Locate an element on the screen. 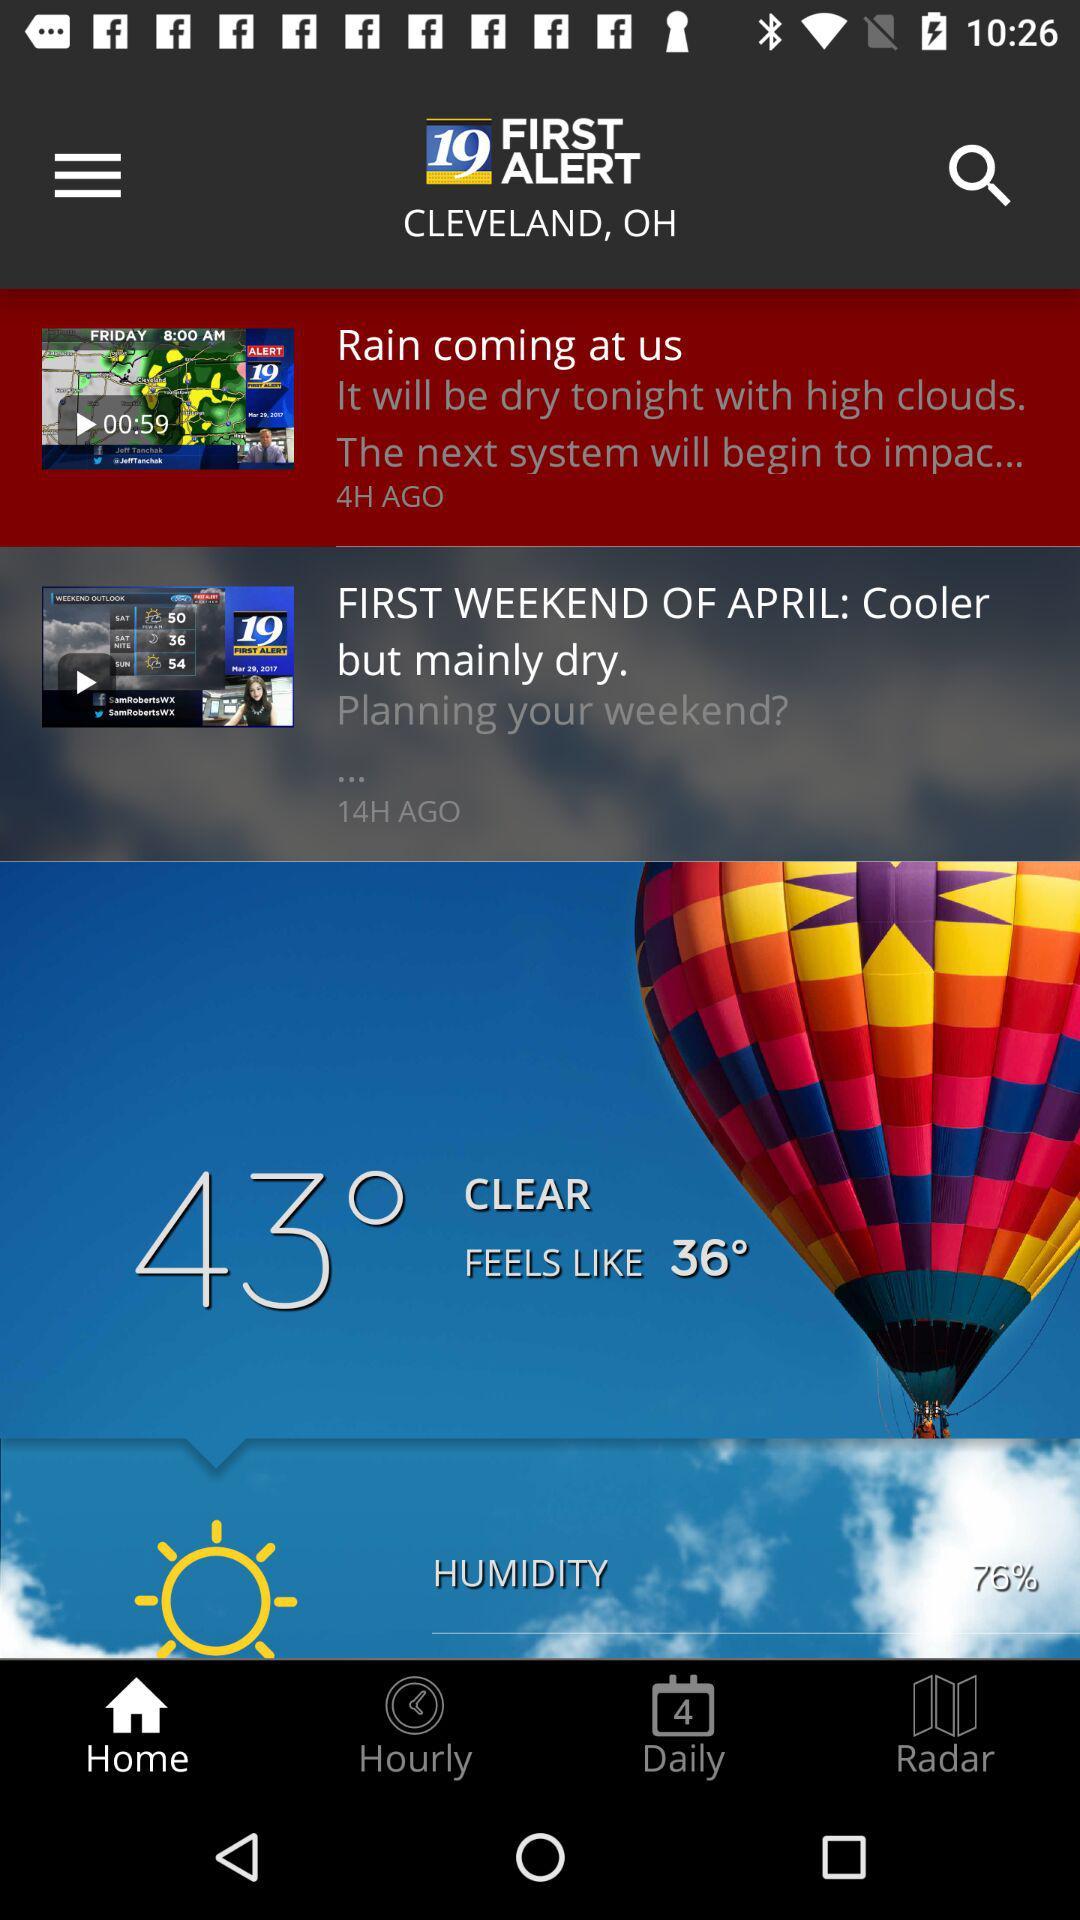 This screenshot has width=1080, height=1920. the item to the left of daily is located at coordinates (413, 1726).